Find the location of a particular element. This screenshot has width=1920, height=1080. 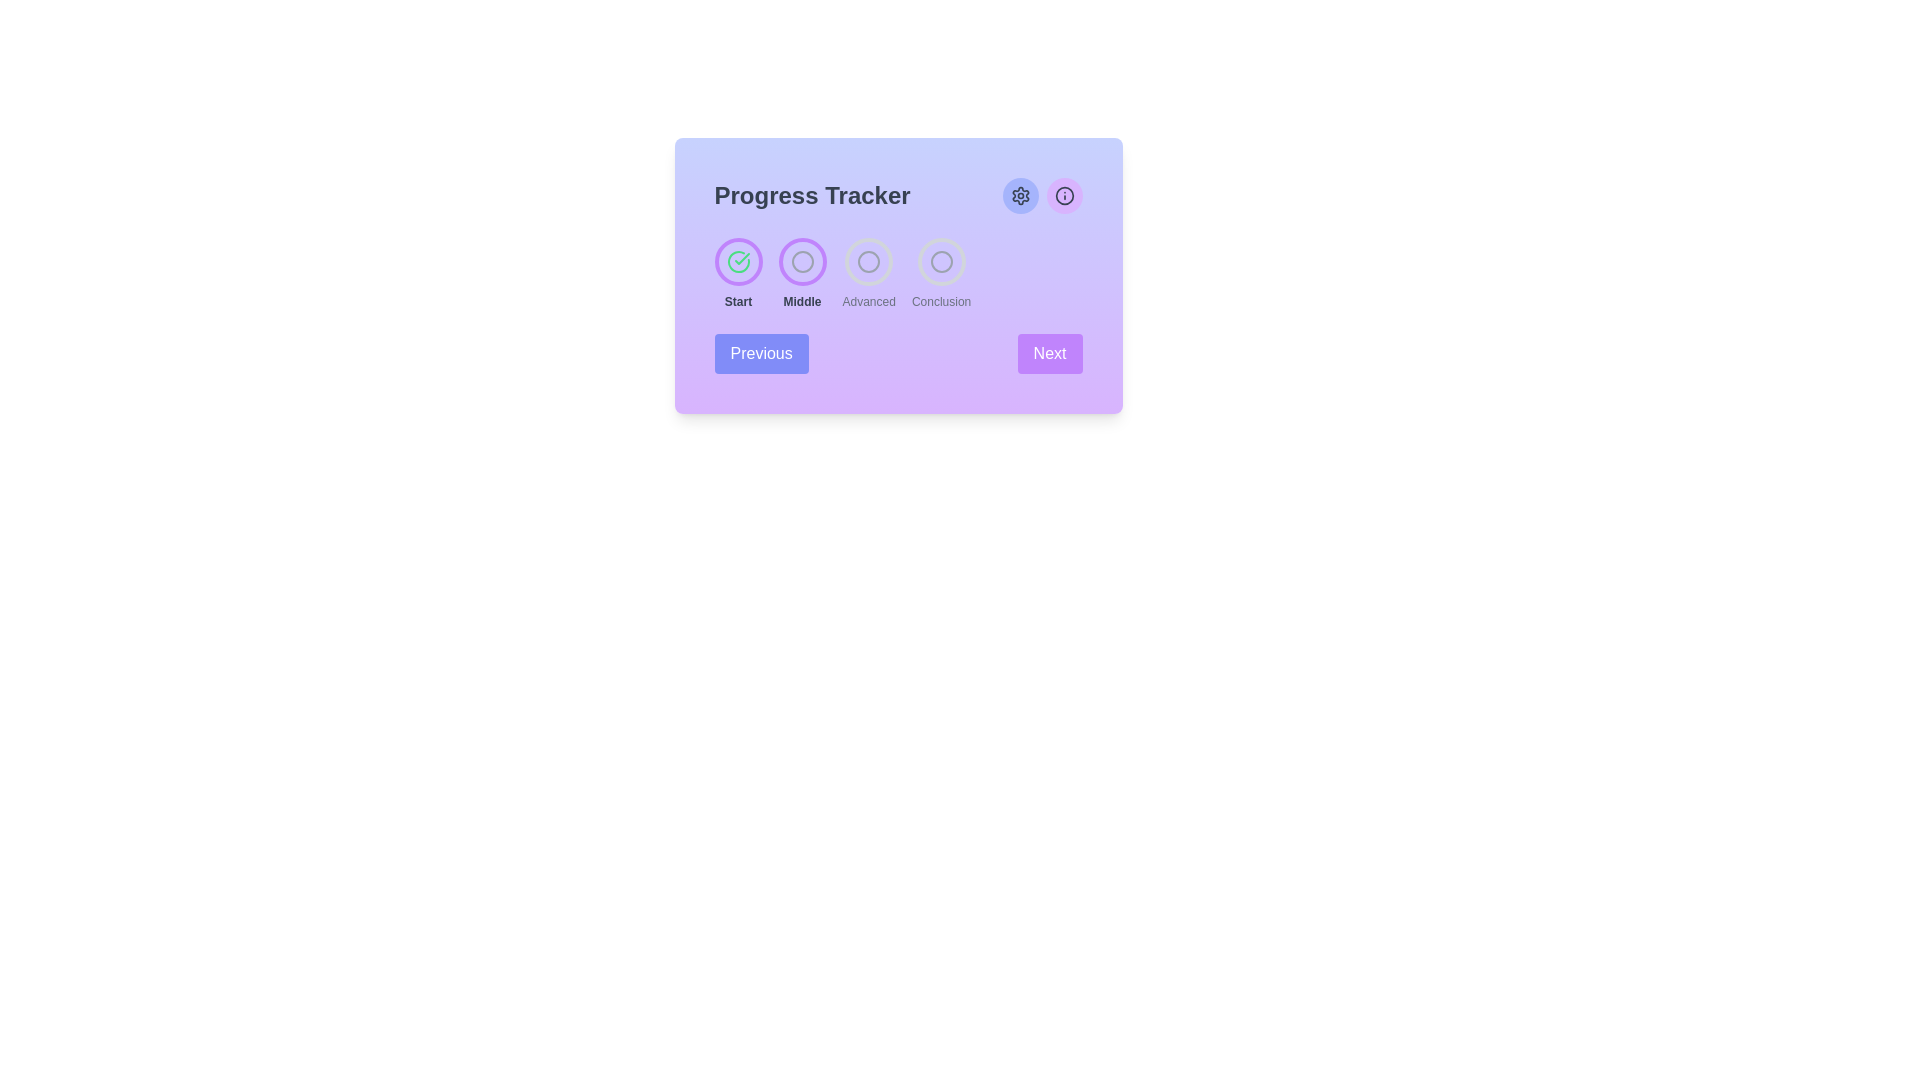

the Circular status indicator with a purple border and a green check symbol, located in the first column of a progress tracker labeled 'Start' is located at coordinates (737, 261).